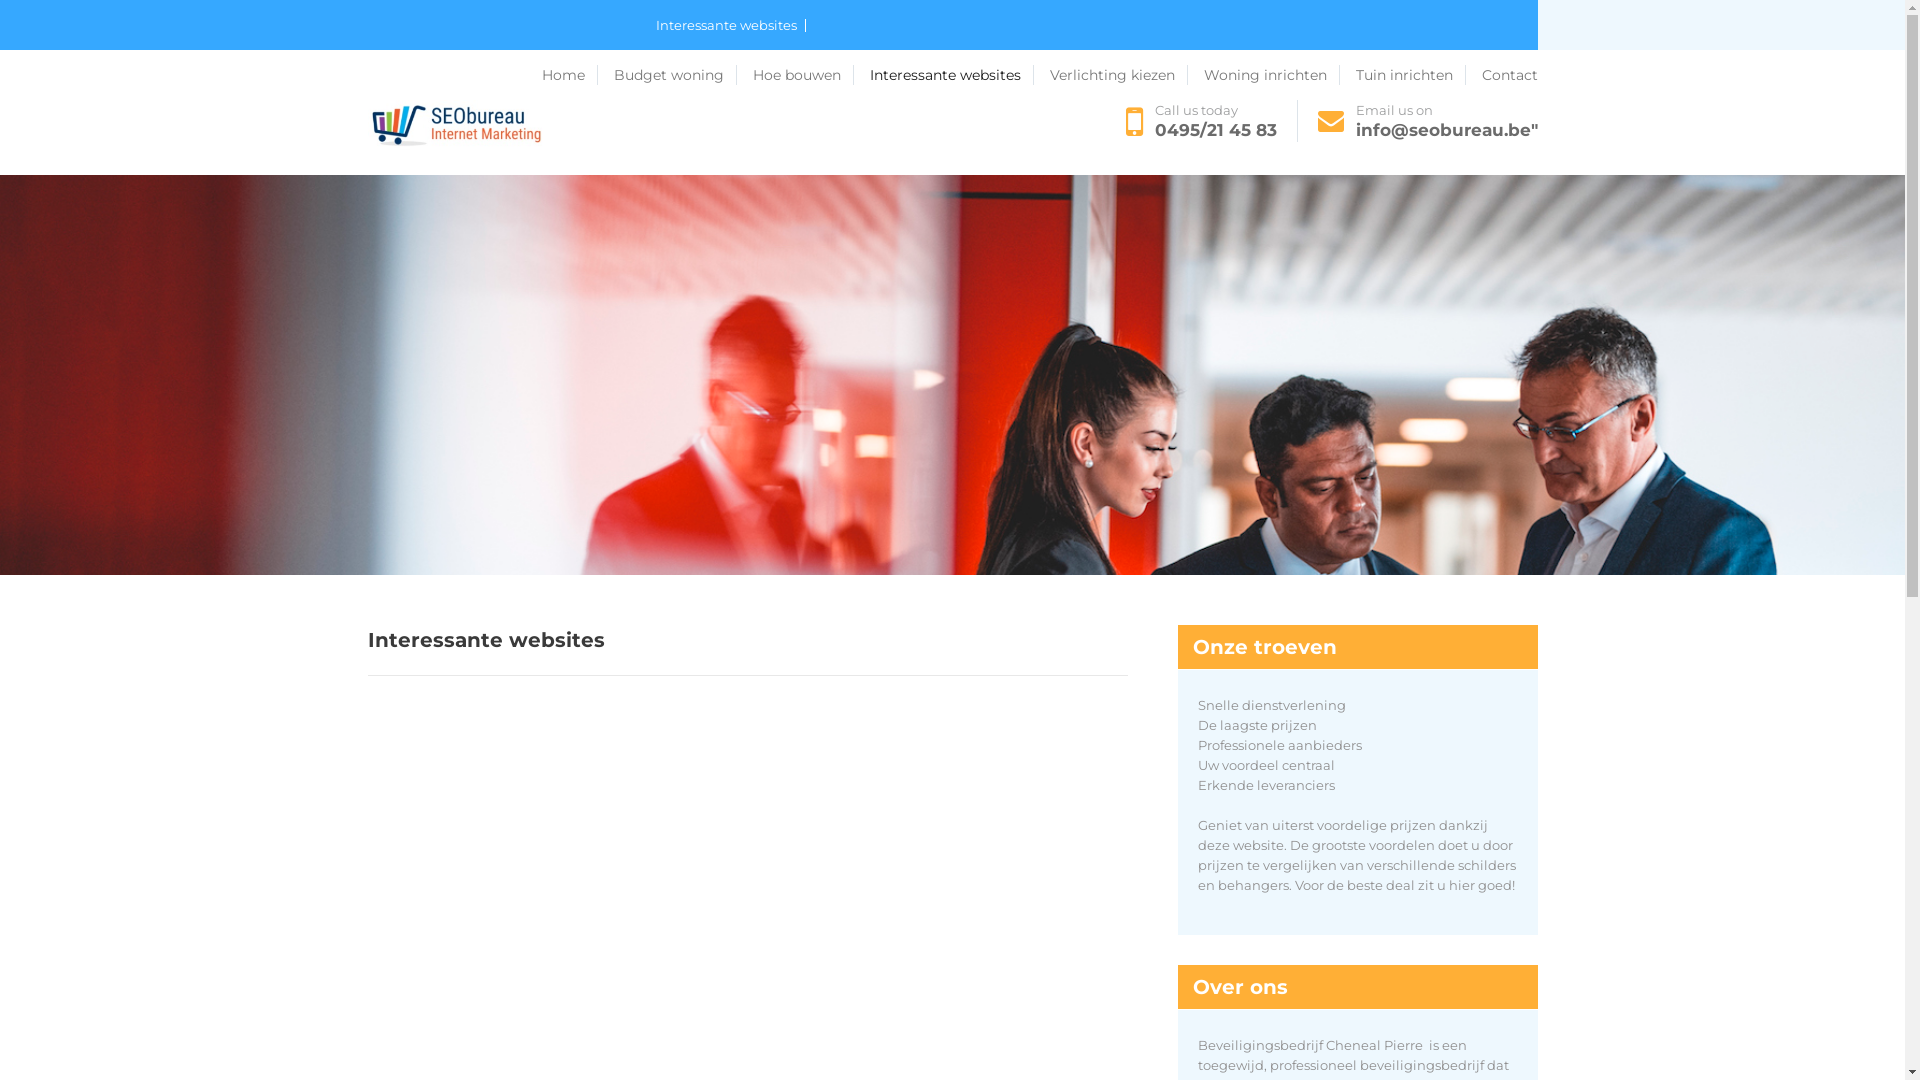  Describe the element at coordinates (1410, 73) in the screenshot. I see `'Tuin inrichten'` at that location.